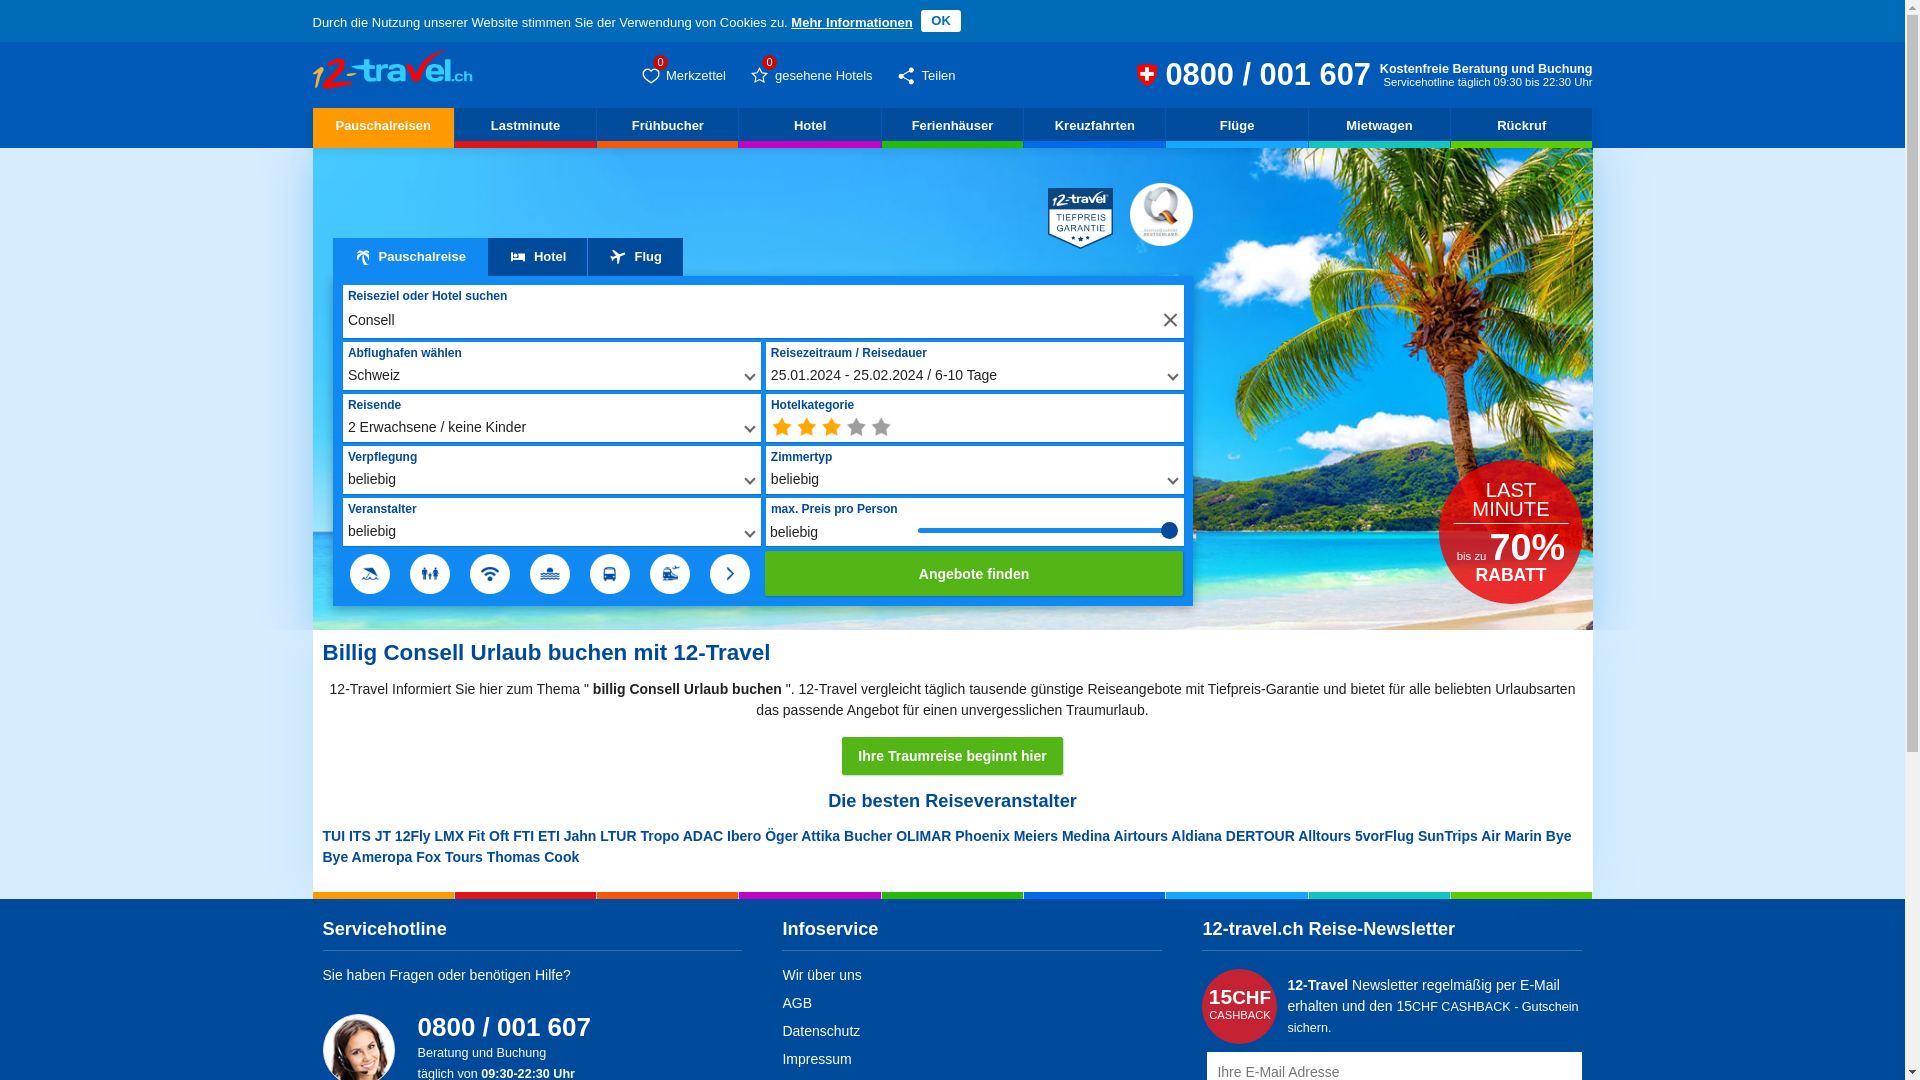  What do you see at coordinates (982, 836) in the screenshot?
I see `'Phoenix'` at bounding box center [982, 836].